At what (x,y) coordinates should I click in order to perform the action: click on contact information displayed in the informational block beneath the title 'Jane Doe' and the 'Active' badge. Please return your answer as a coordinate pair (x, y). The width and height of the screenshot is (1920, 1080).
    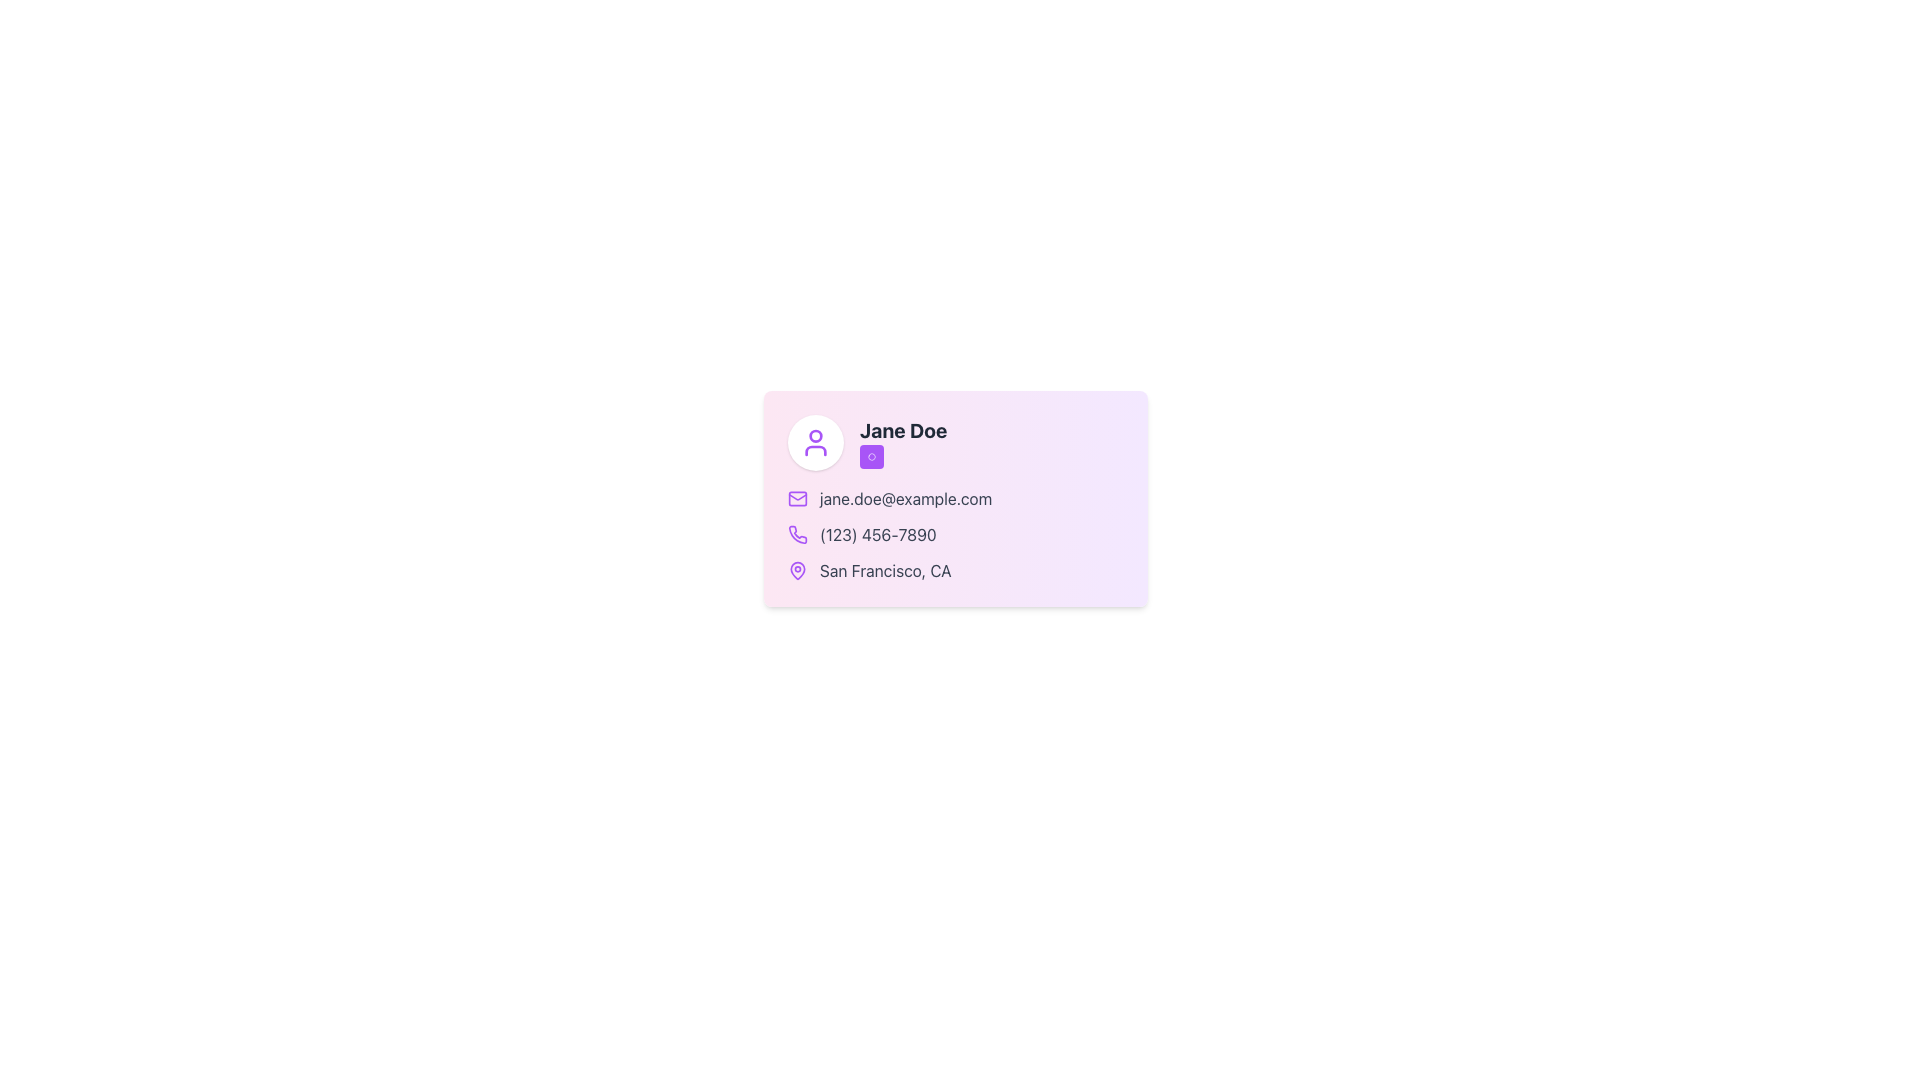
    Looking at the image, I should click on (954, 534).